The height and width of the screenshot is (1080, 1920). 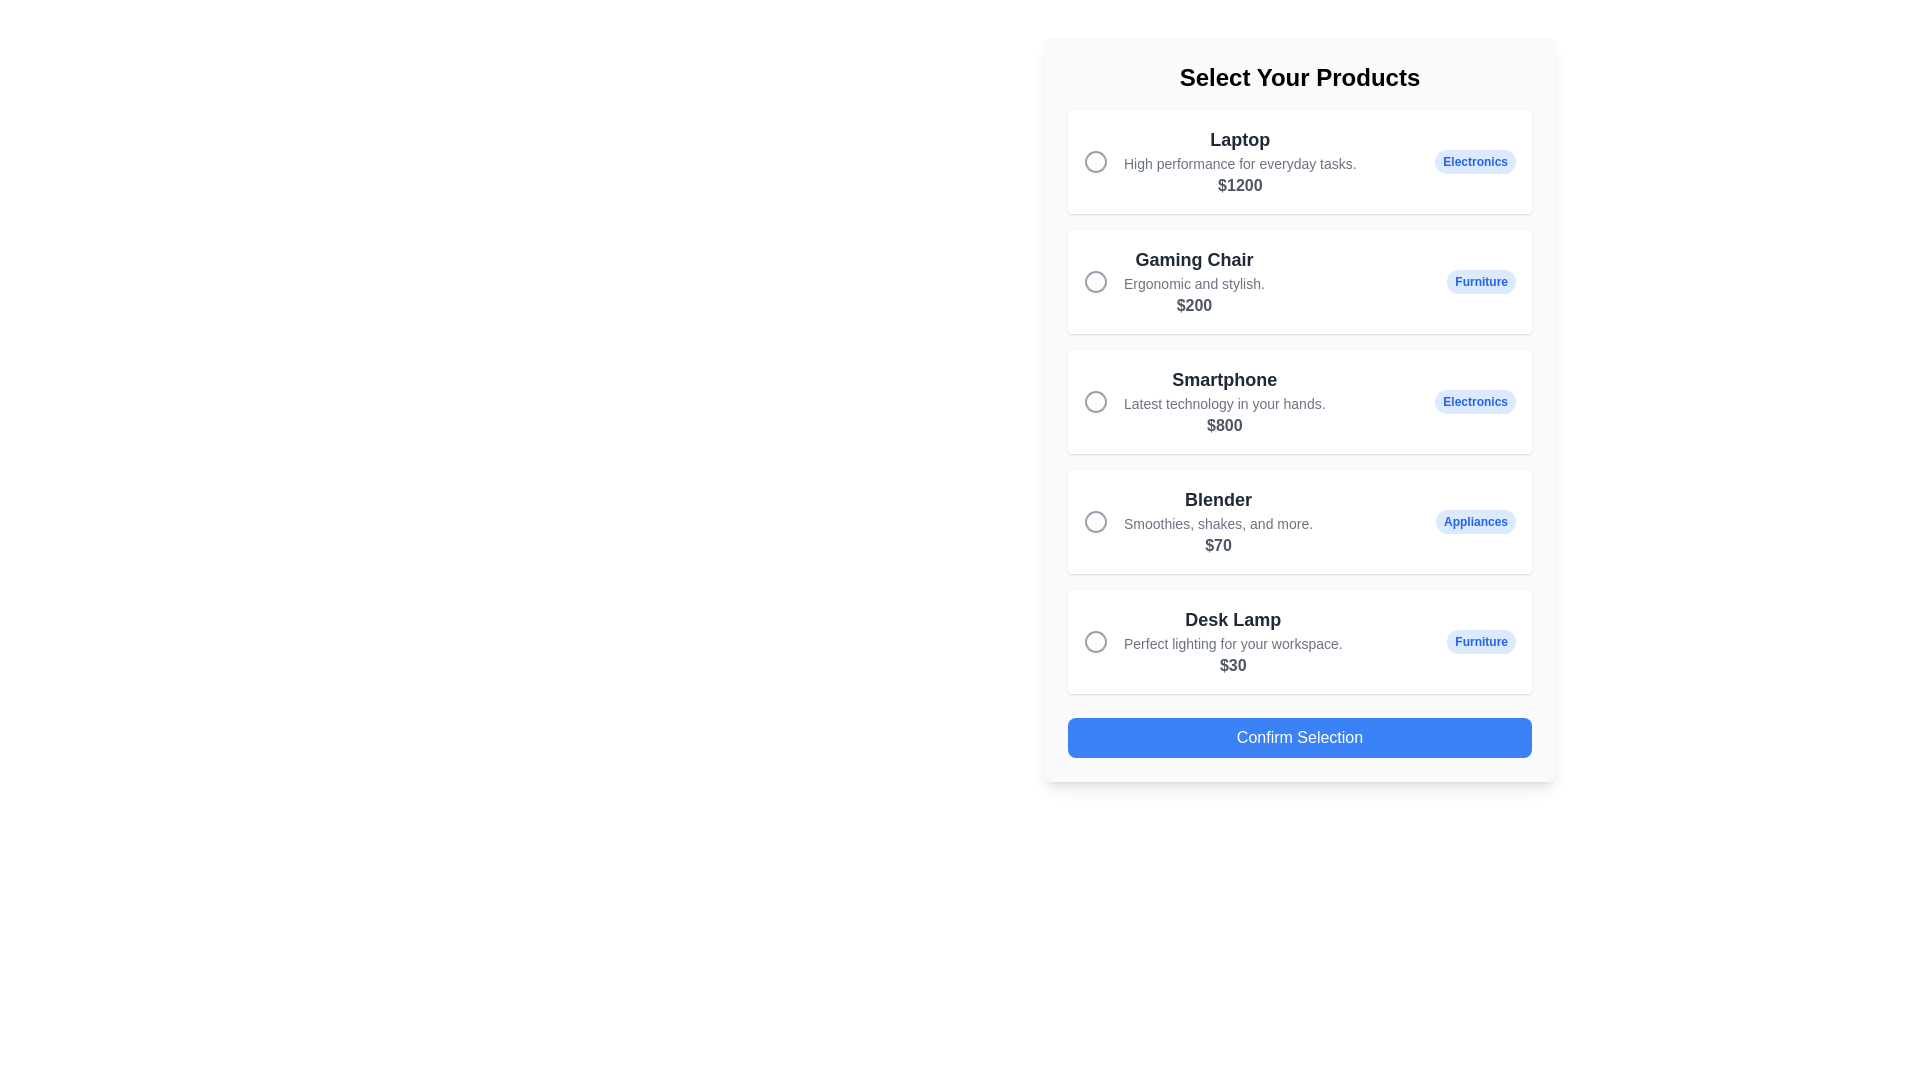 What do you see at coordinates (1217, 499) in the screenshot?
I see `product title label for 'Blender', which is located above the descriptive text and price in the product list item` at bounding box center [1217, 499].